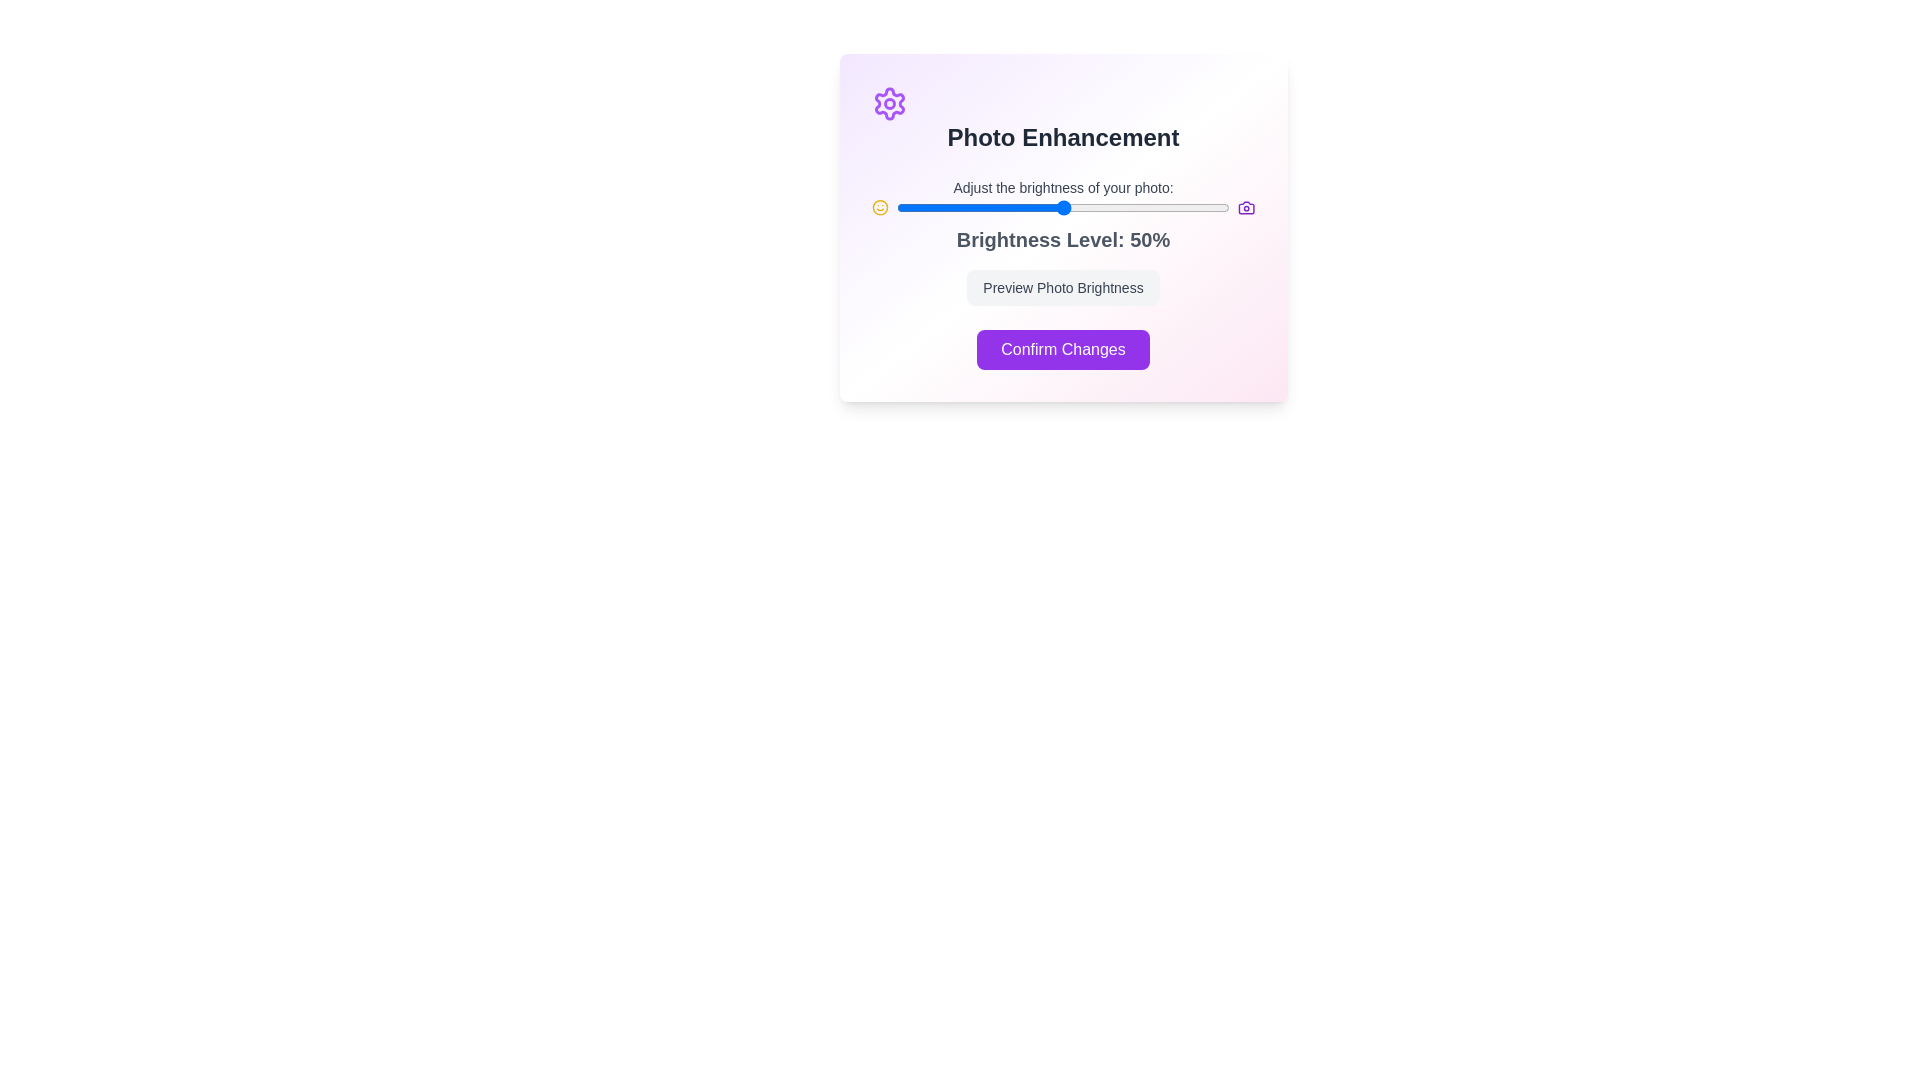 The width and height of the screenshot is (1920, 1080). Describe the element at coordinates (1109, 208) in the screenshot. I see `the brightness slider to 64%` at that location.